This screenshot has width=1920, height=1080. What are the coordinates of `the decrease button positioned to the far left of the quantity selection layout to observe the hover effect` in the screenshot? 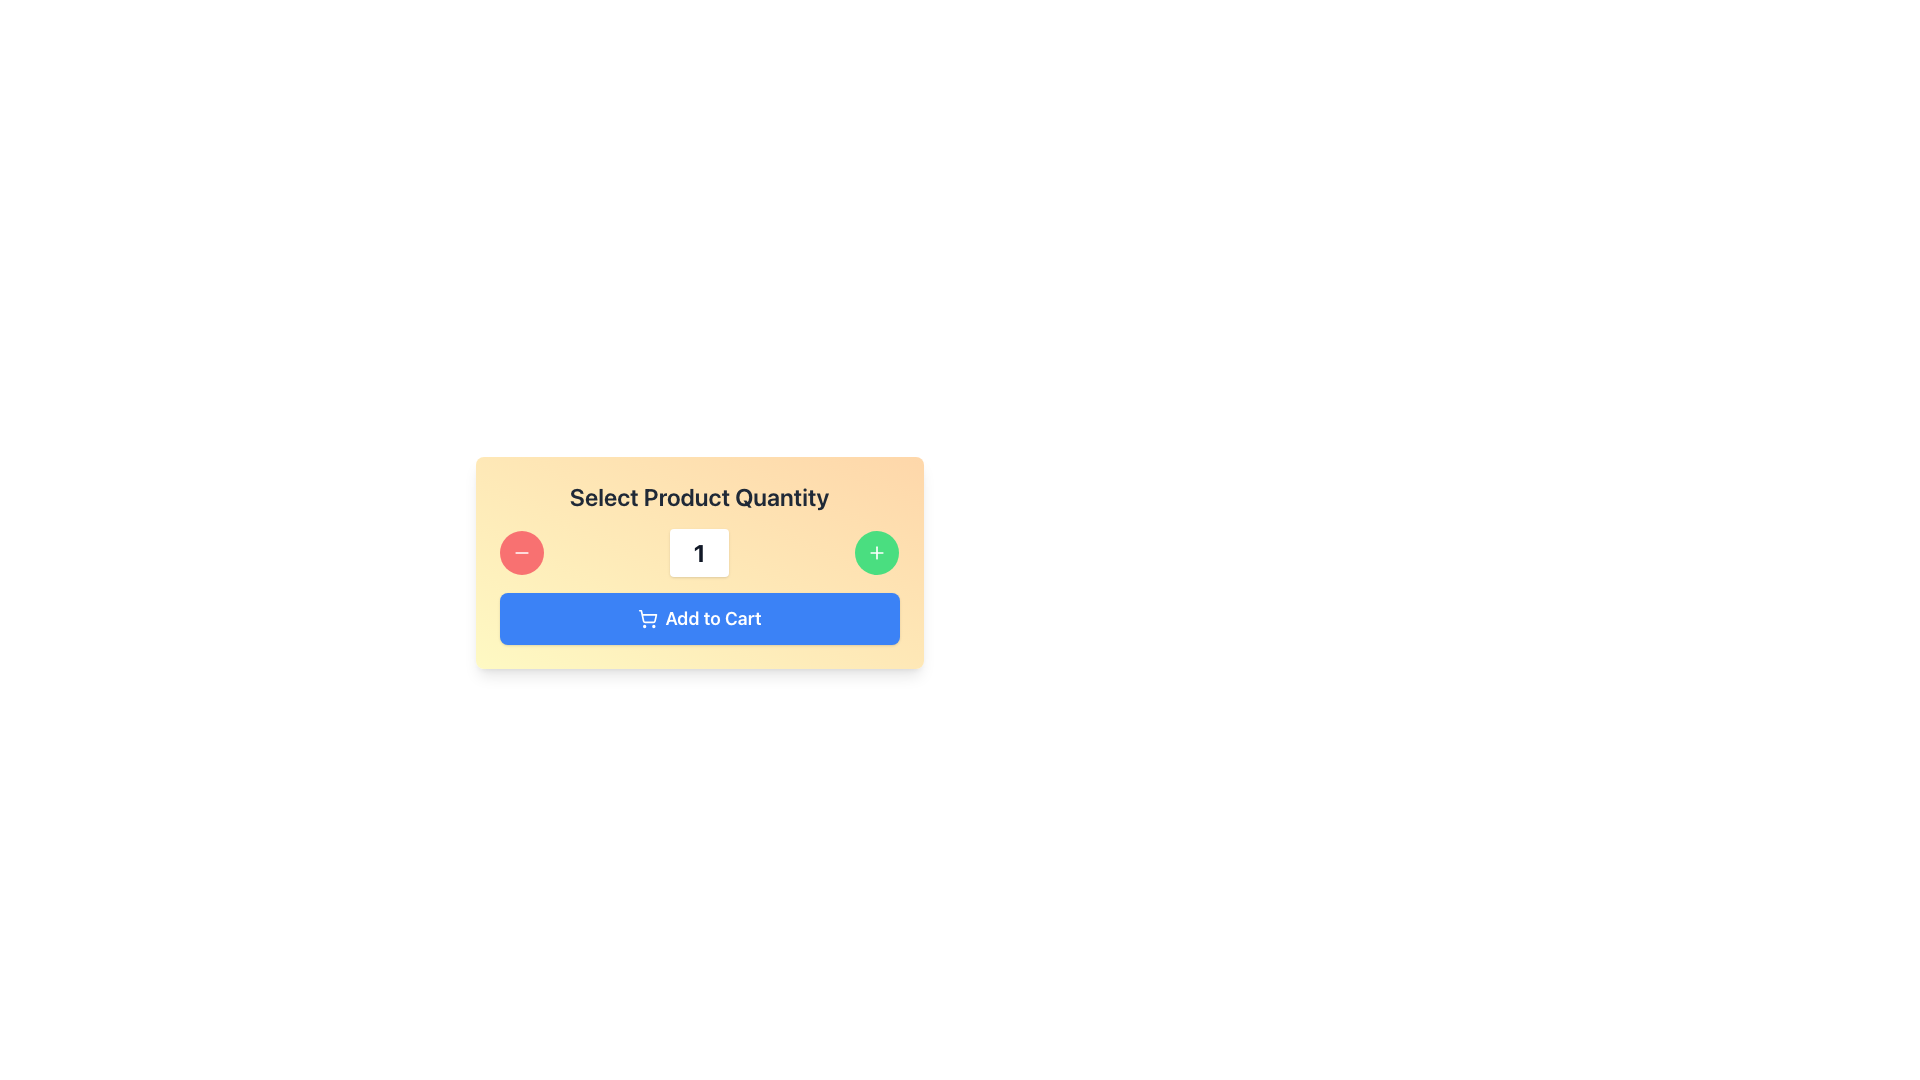 It's located at (521, 552).